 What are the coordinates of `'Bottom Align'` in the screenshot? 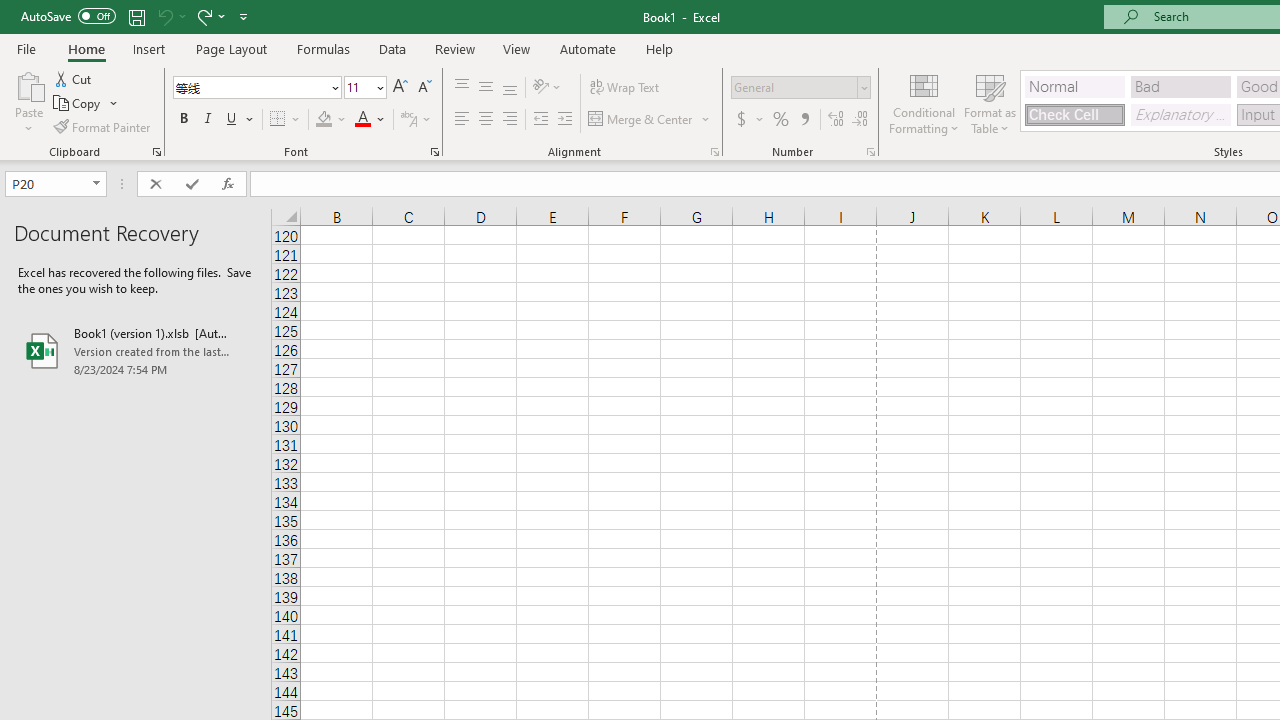 It's located at (510, 86).